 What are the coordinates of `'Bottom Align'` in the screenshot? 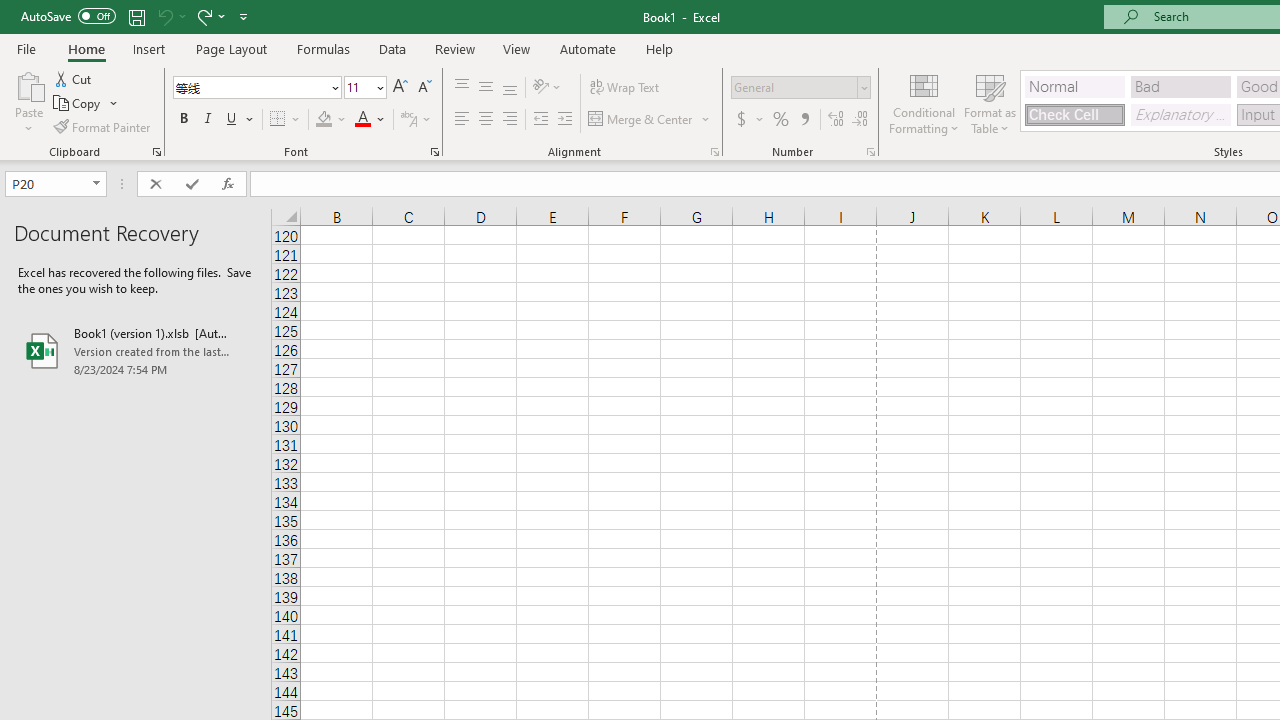 It's located at (510, 86).